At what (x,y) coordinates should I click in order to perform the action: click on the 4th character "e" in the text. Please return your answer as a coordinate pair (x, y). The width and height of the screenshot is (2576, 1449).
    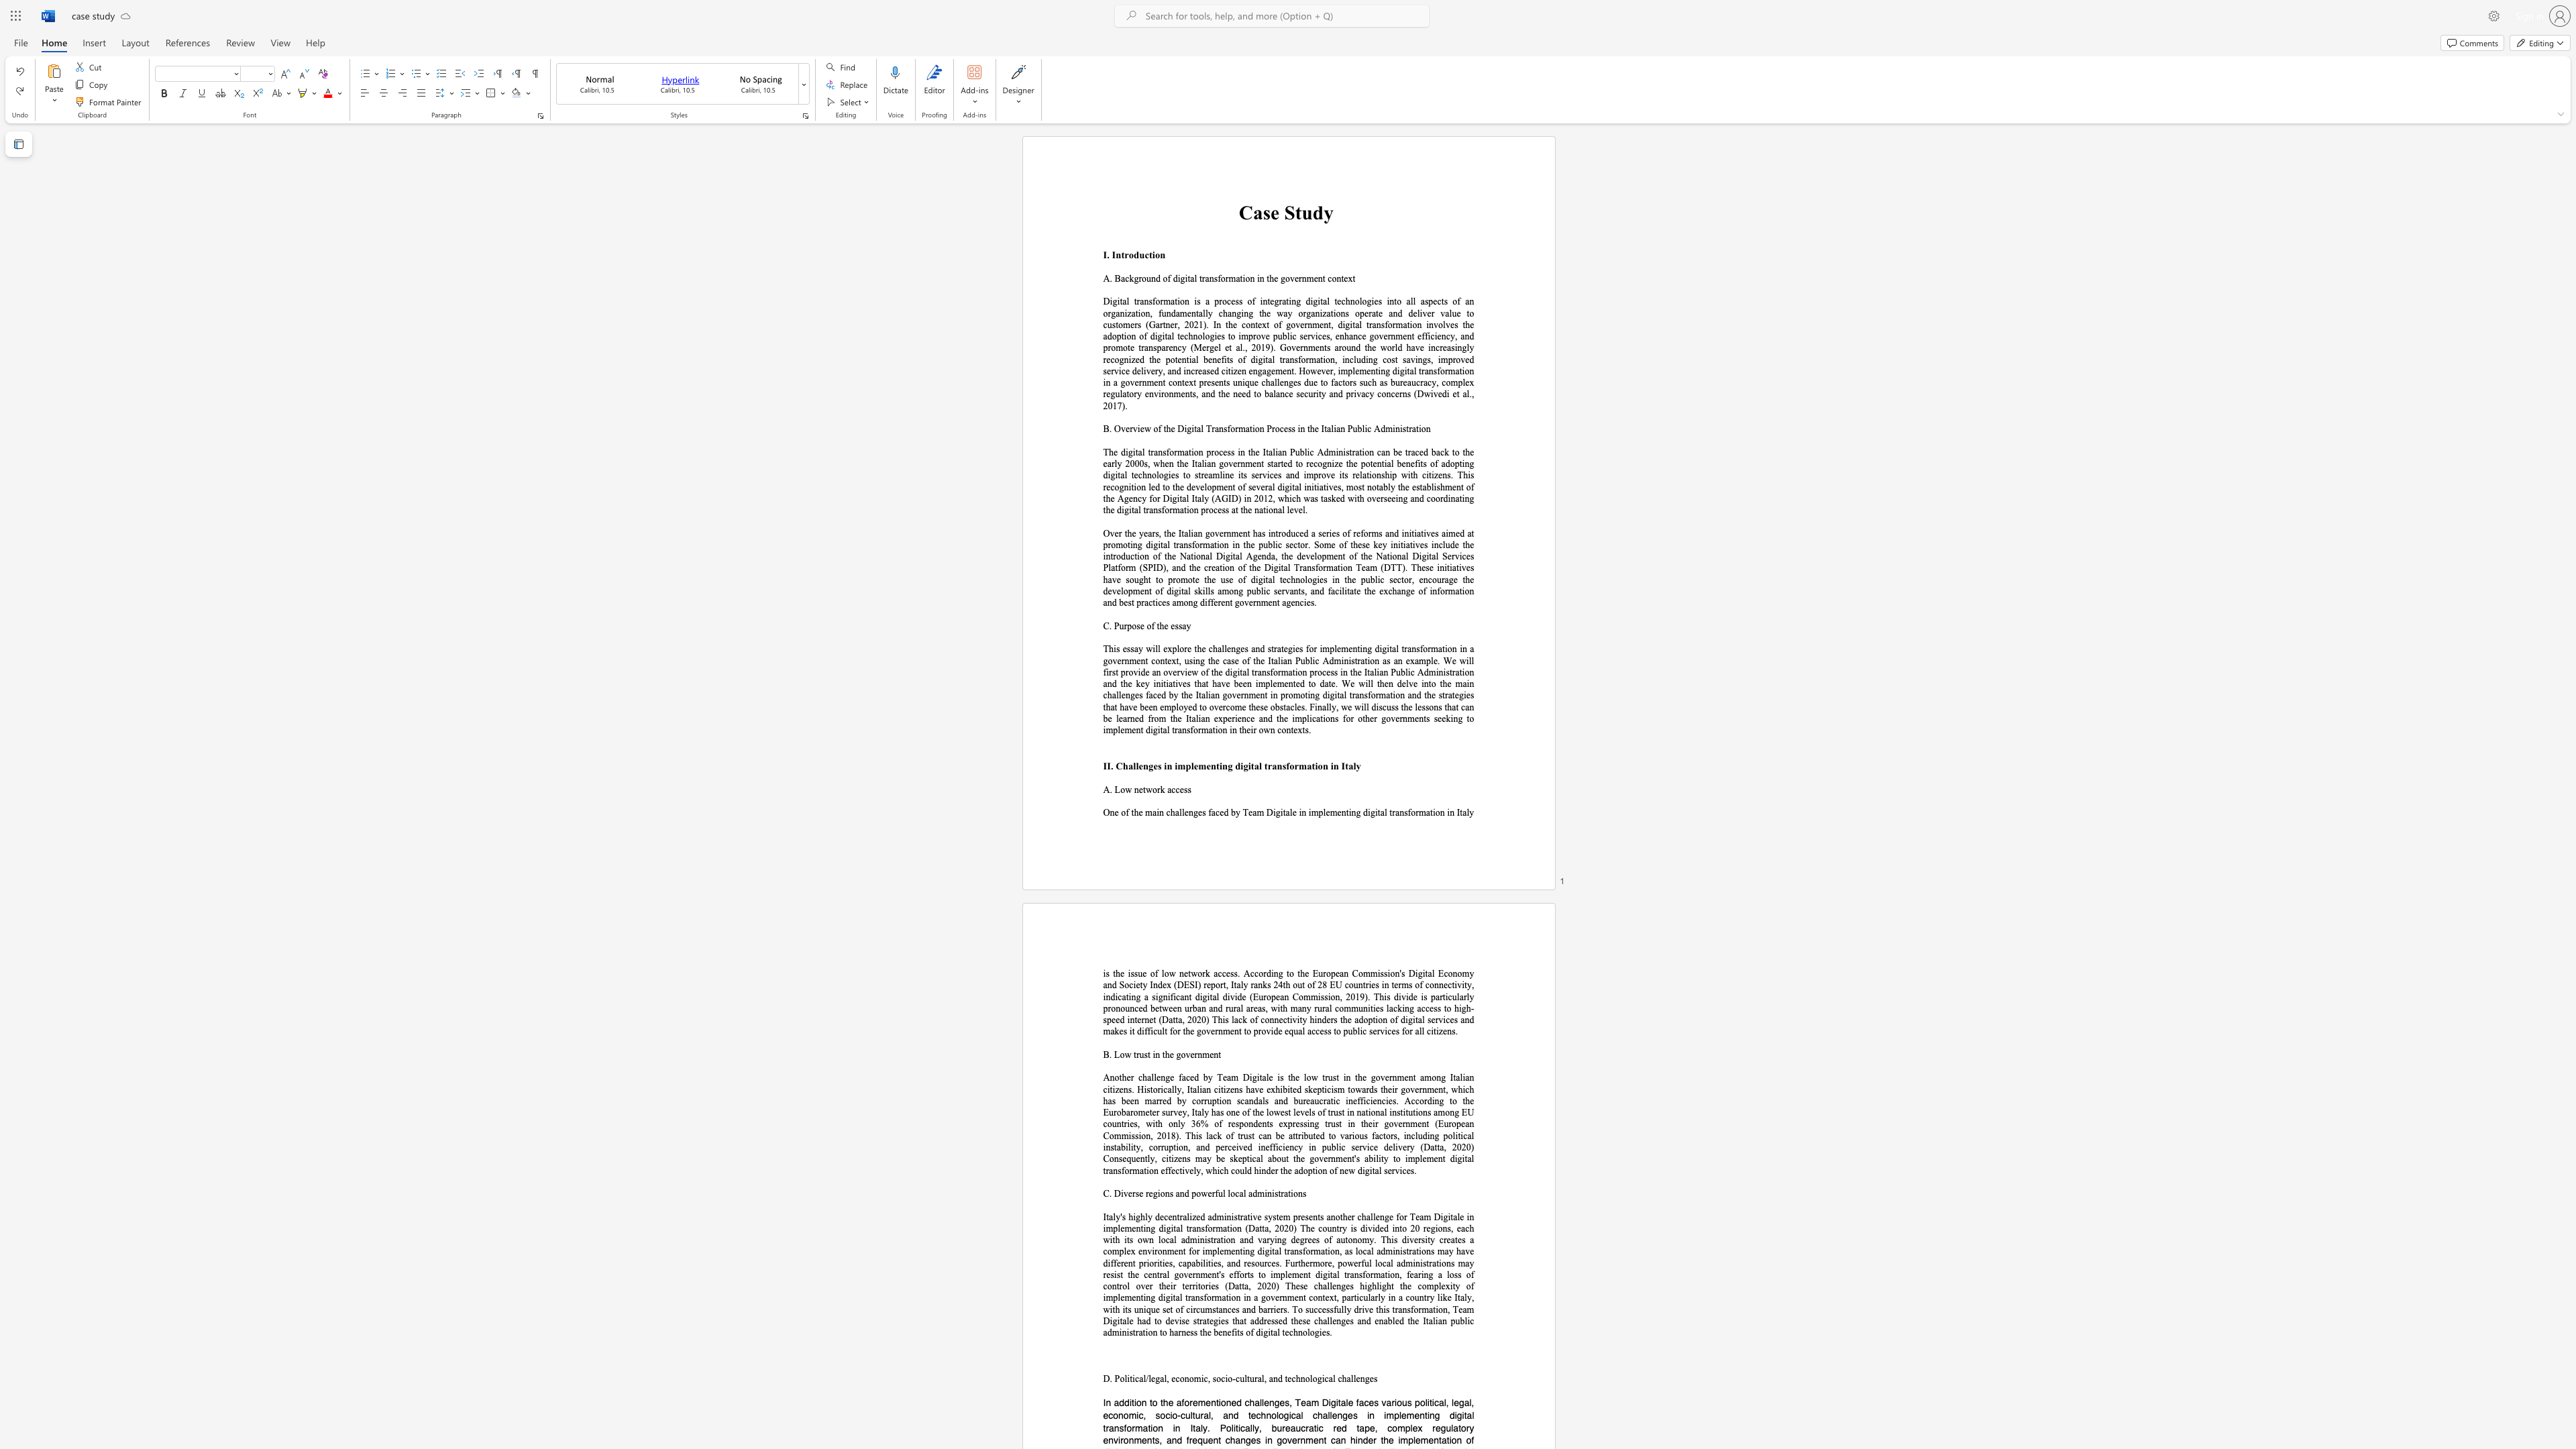
    Looking at the image, I should click on (1345, 278).